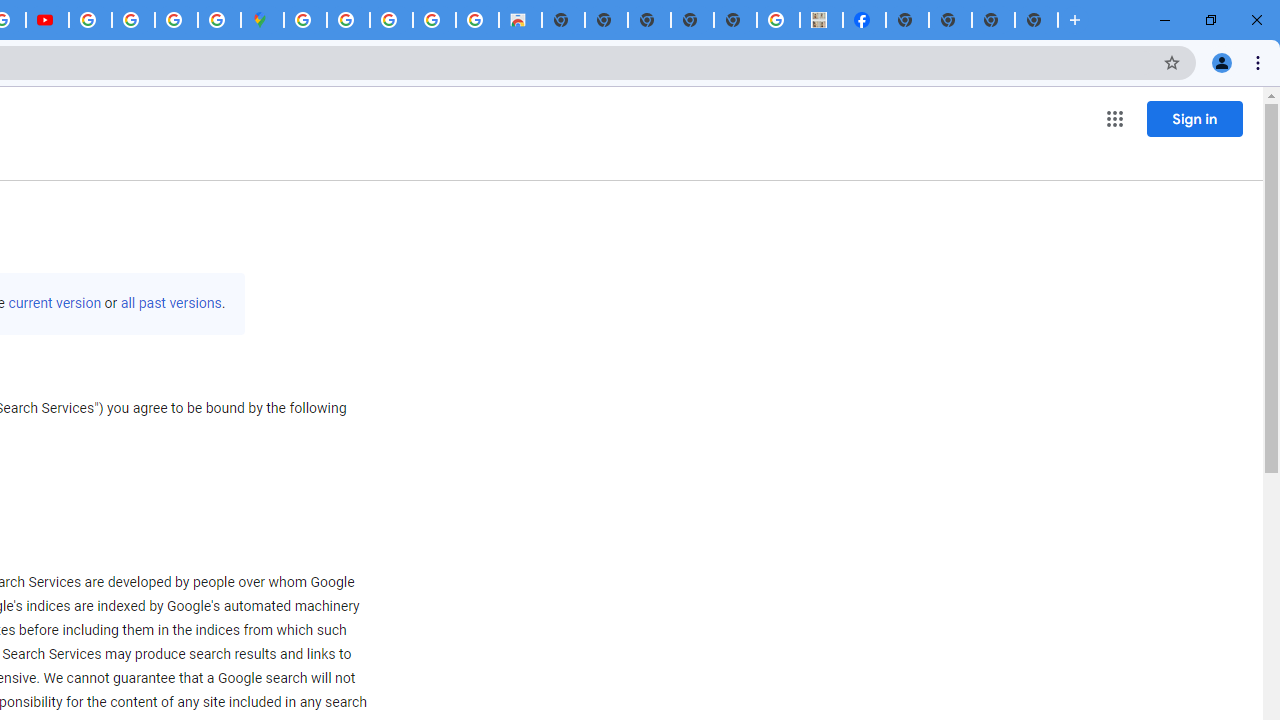 The width and height of the screenshot is (1280, 720). Describe the element at coordinates (170, 303) in the screenshot. I see `'all past versions'` at that location.